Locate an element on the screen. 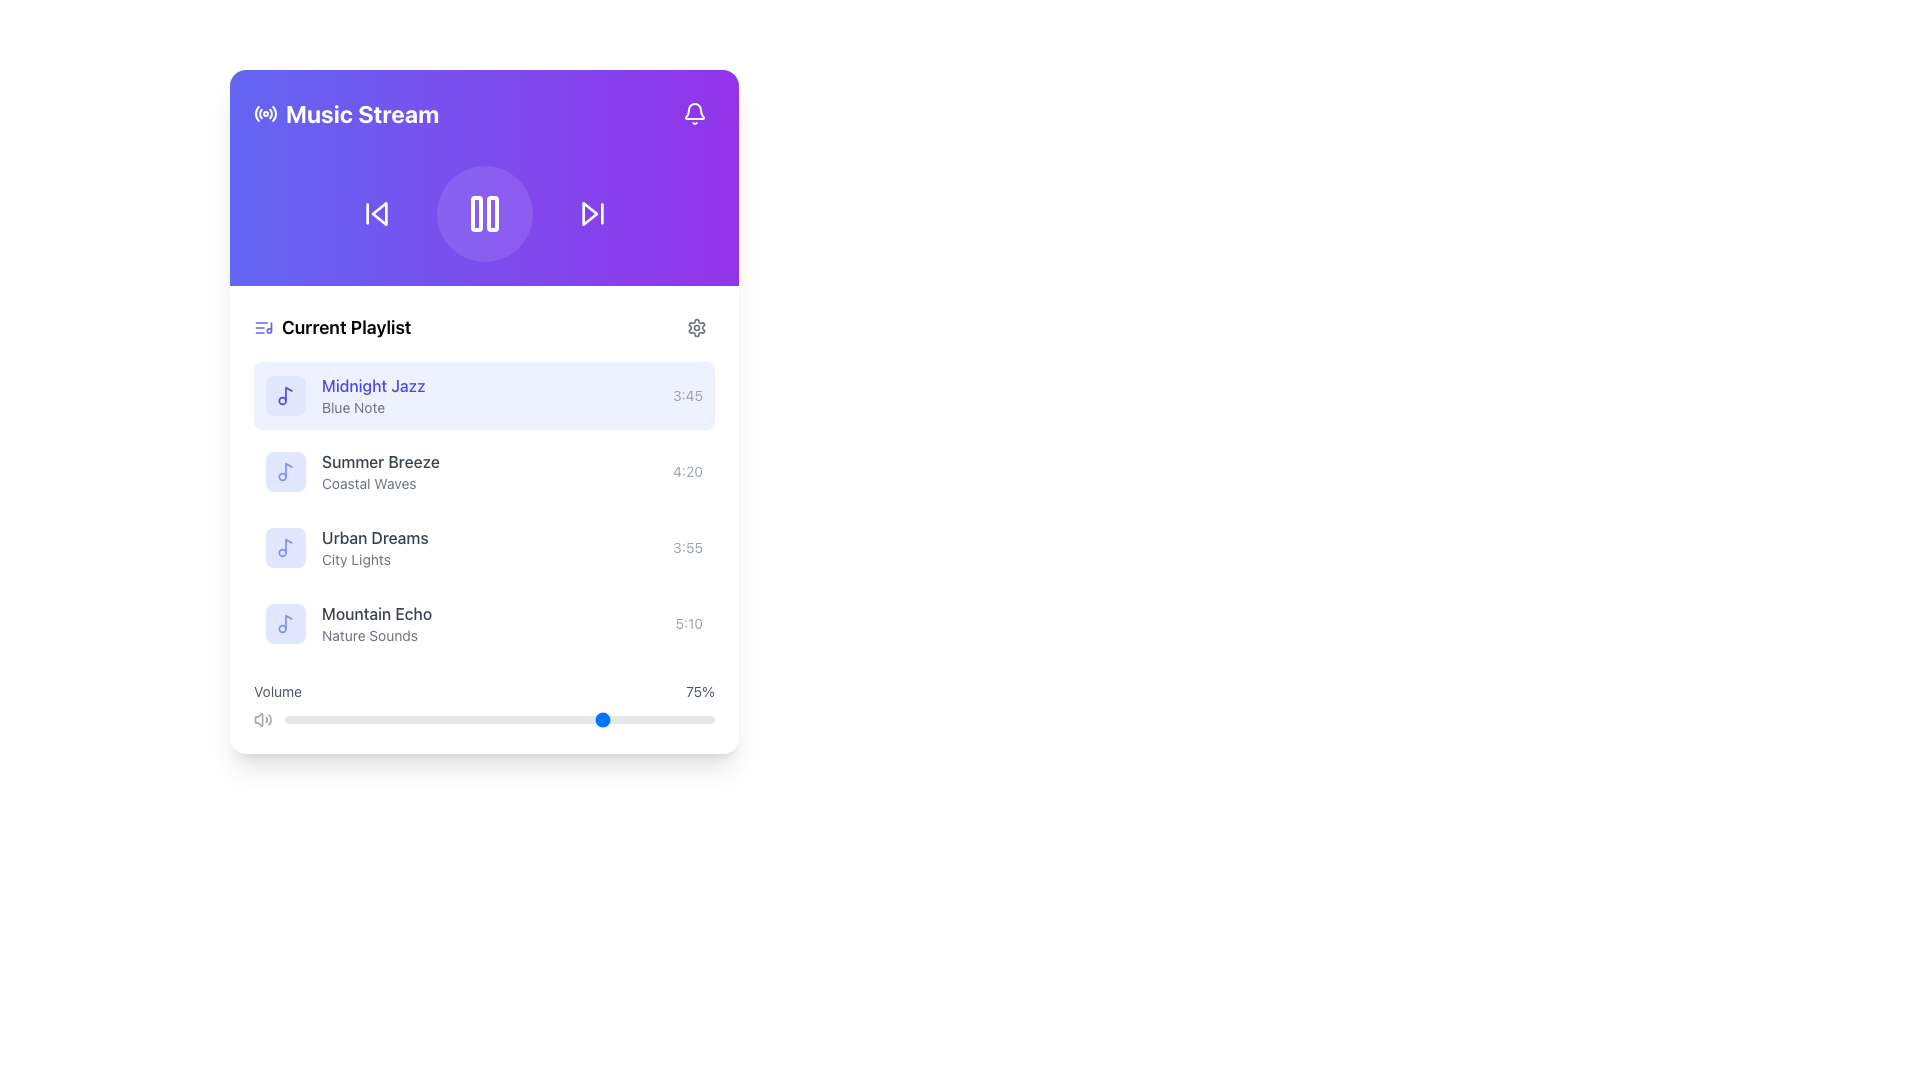 The width and height of the screenshot is (1920, 1080). the SVG music category icon located at the top-left corner of the 'Midnight Jazz' playlist item is located at coordinates (285, 471).